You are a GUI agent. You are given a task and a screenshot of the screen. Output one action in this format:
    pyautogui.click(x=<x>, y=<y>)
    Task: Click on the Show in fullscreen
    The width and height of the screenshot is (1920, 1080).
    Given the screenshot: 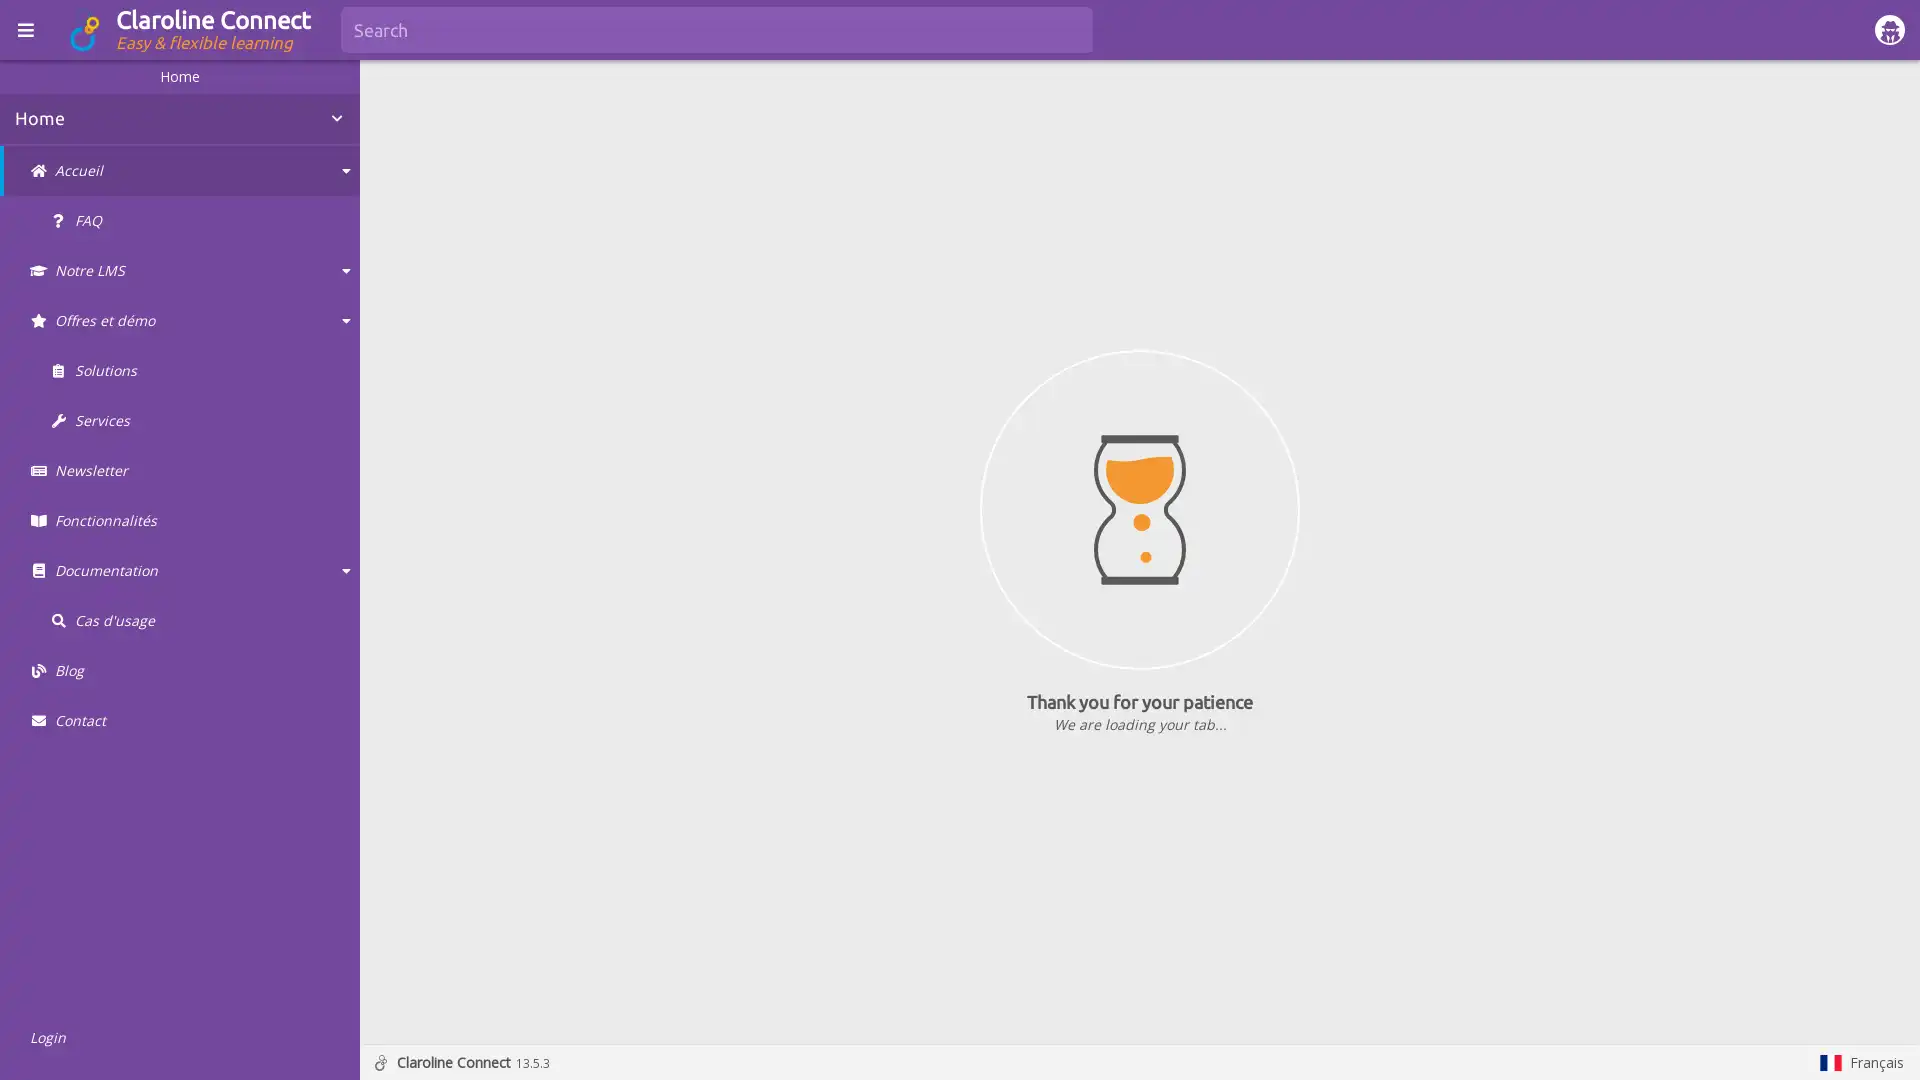 What is the action you would take?
    pyautogui.click(x=1830, y=353)
    